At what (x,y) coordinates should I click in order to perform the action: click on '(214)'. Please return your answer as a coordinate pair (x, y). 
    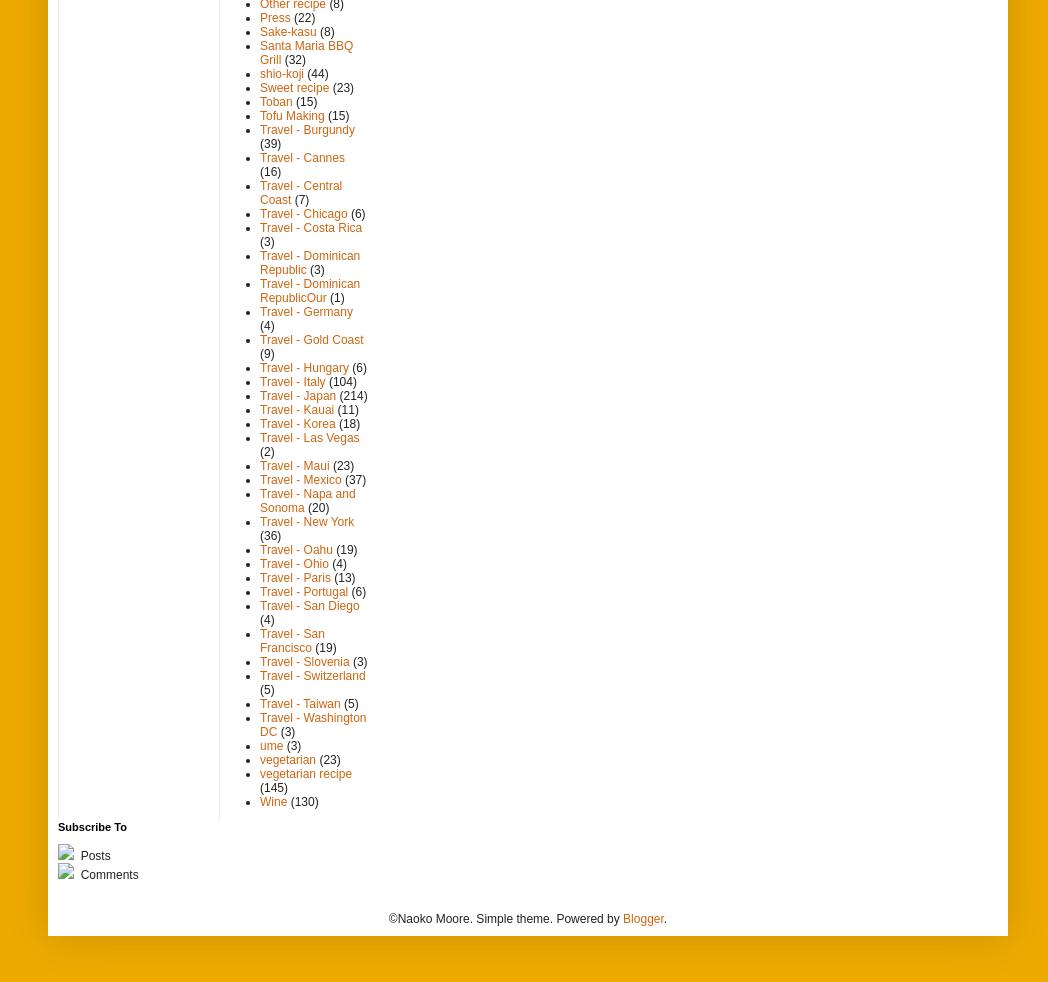
    Looking at the image, I should click on (339, 396).